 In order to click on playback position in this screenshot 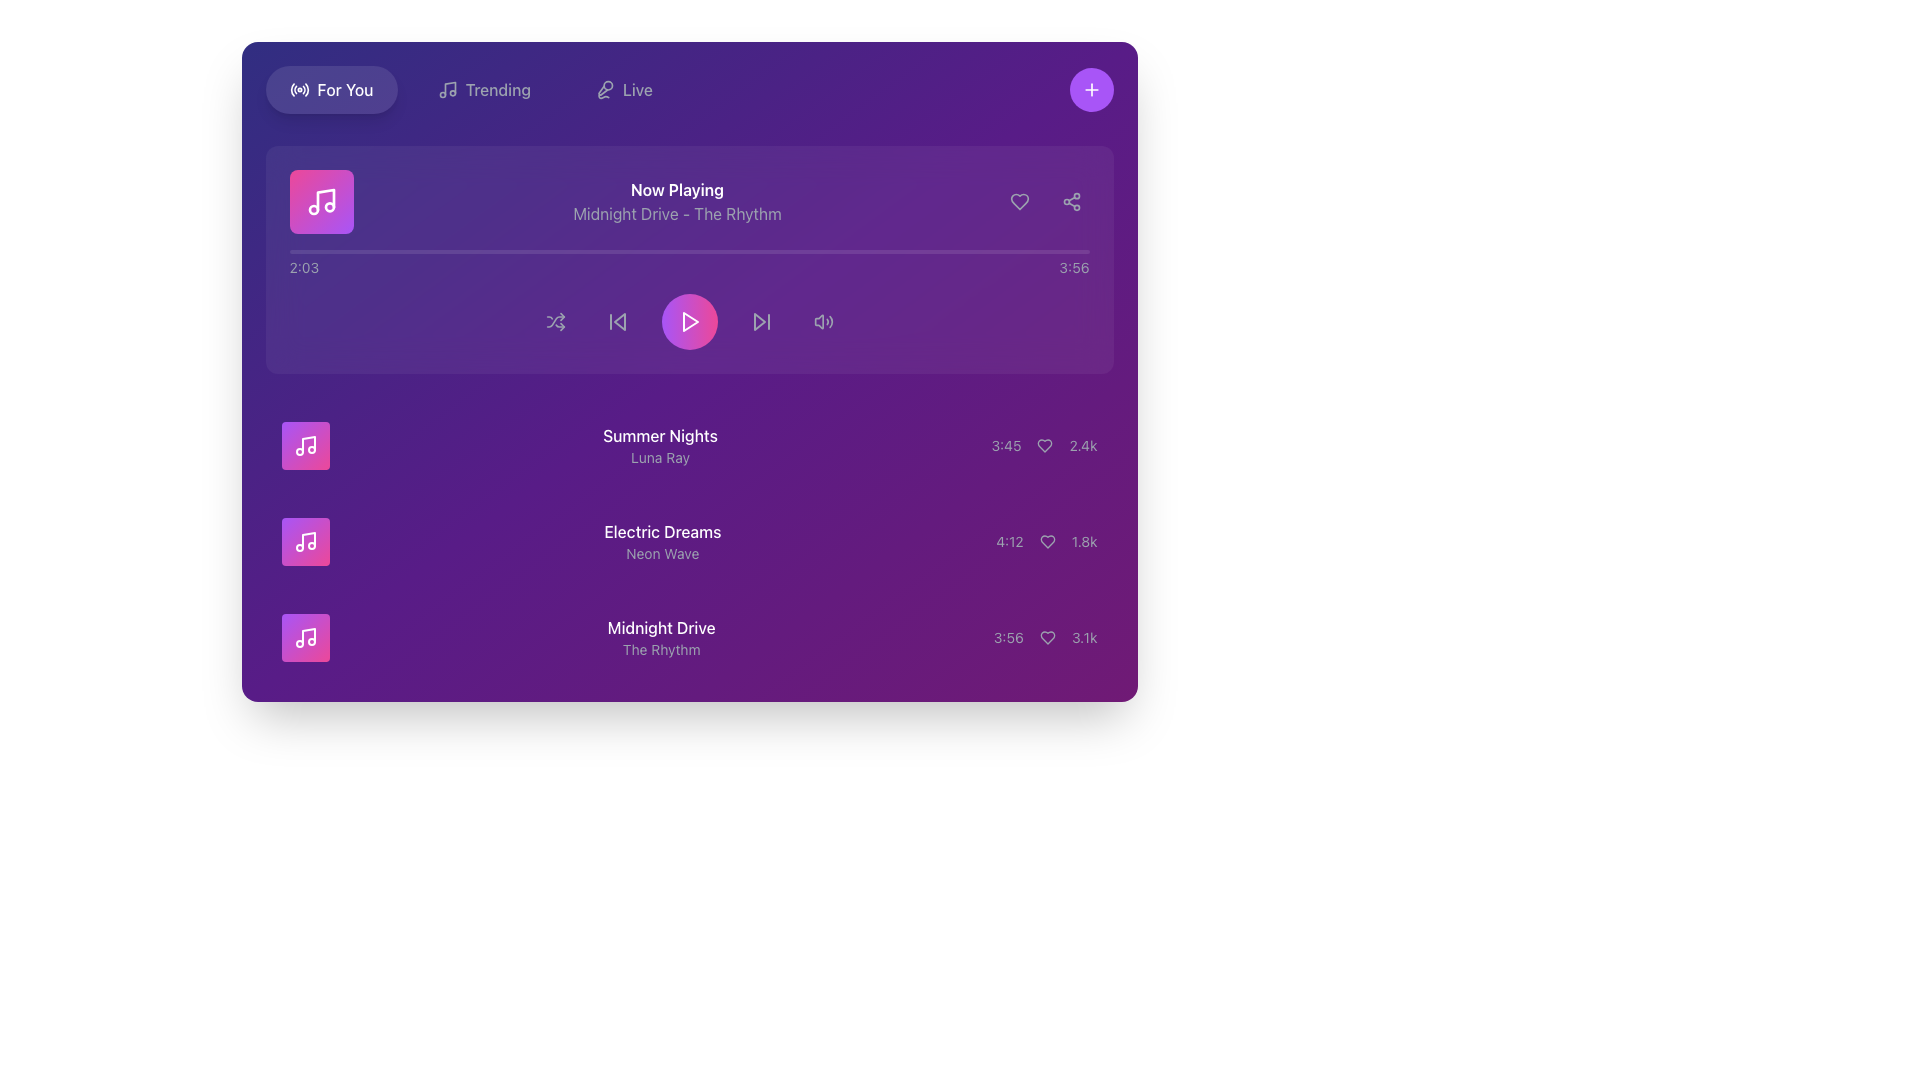, I will do `click(703, 250)`.